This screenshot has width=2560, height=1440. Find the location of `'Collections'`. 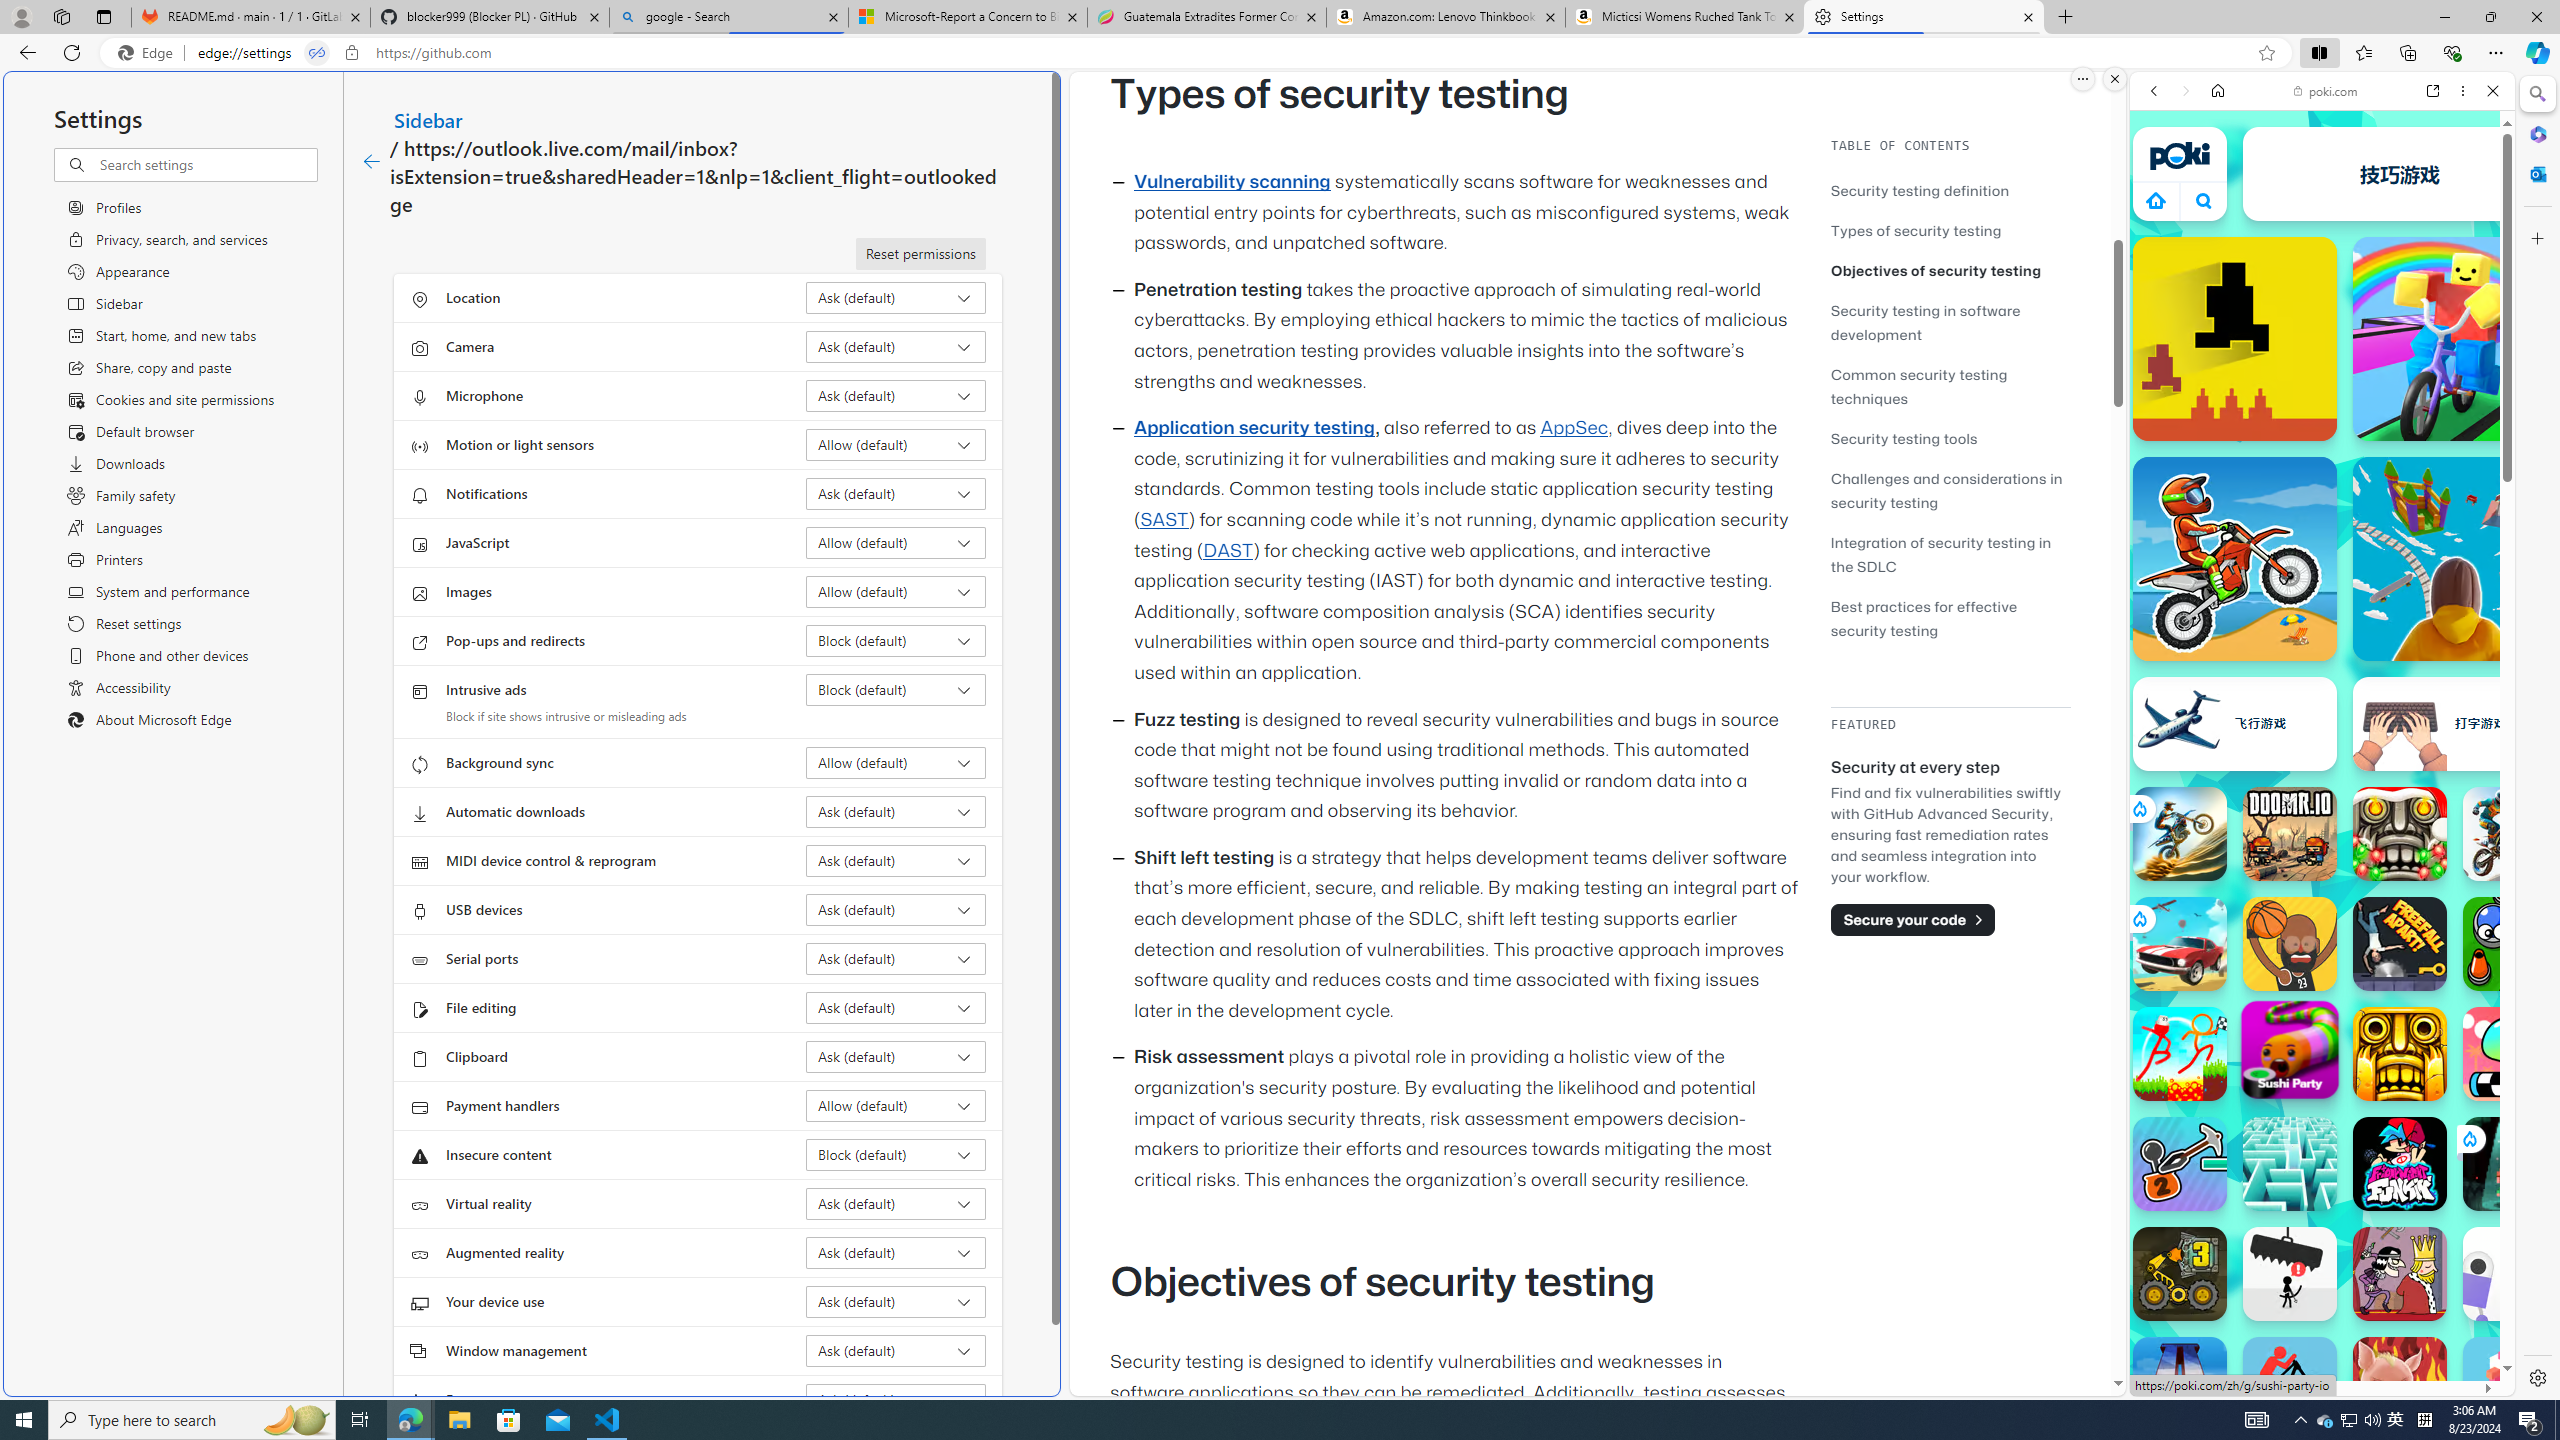

'Collections' is located at coordinates (2406, 51).